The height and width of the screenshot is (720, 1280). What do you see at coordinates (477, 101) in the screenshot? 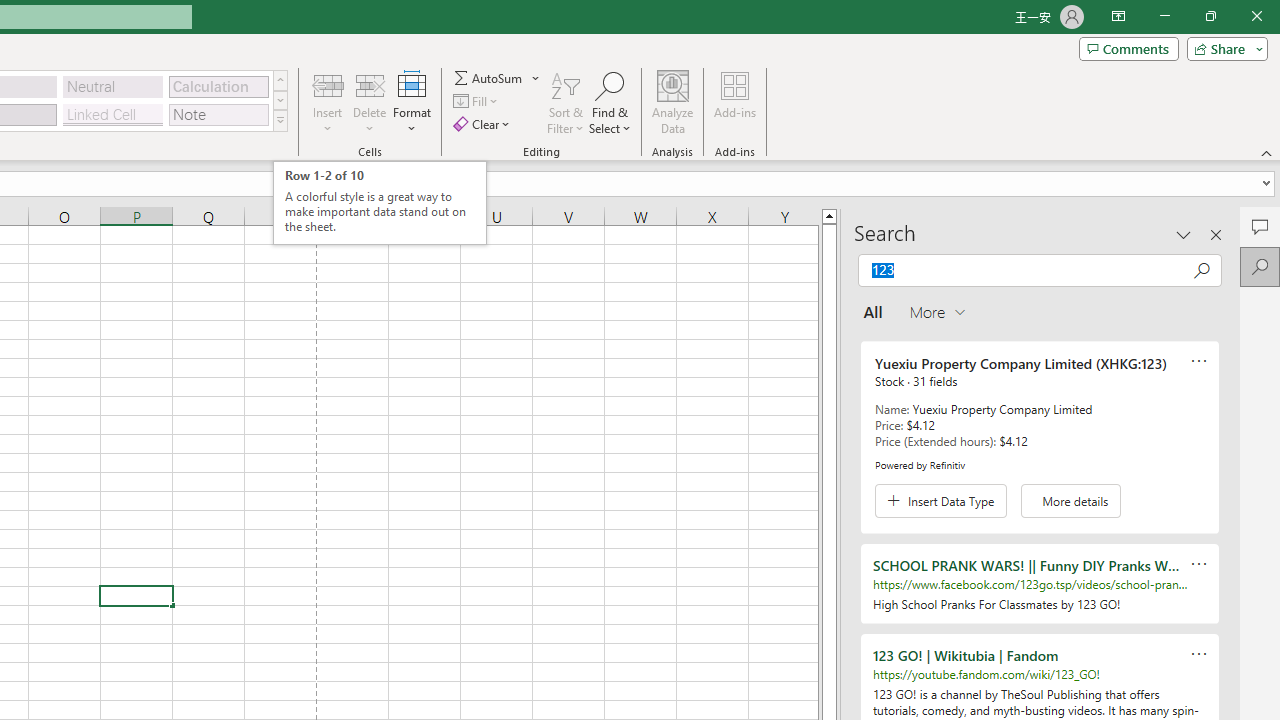
I see `'Fill'` at bounding box center [477, 101].